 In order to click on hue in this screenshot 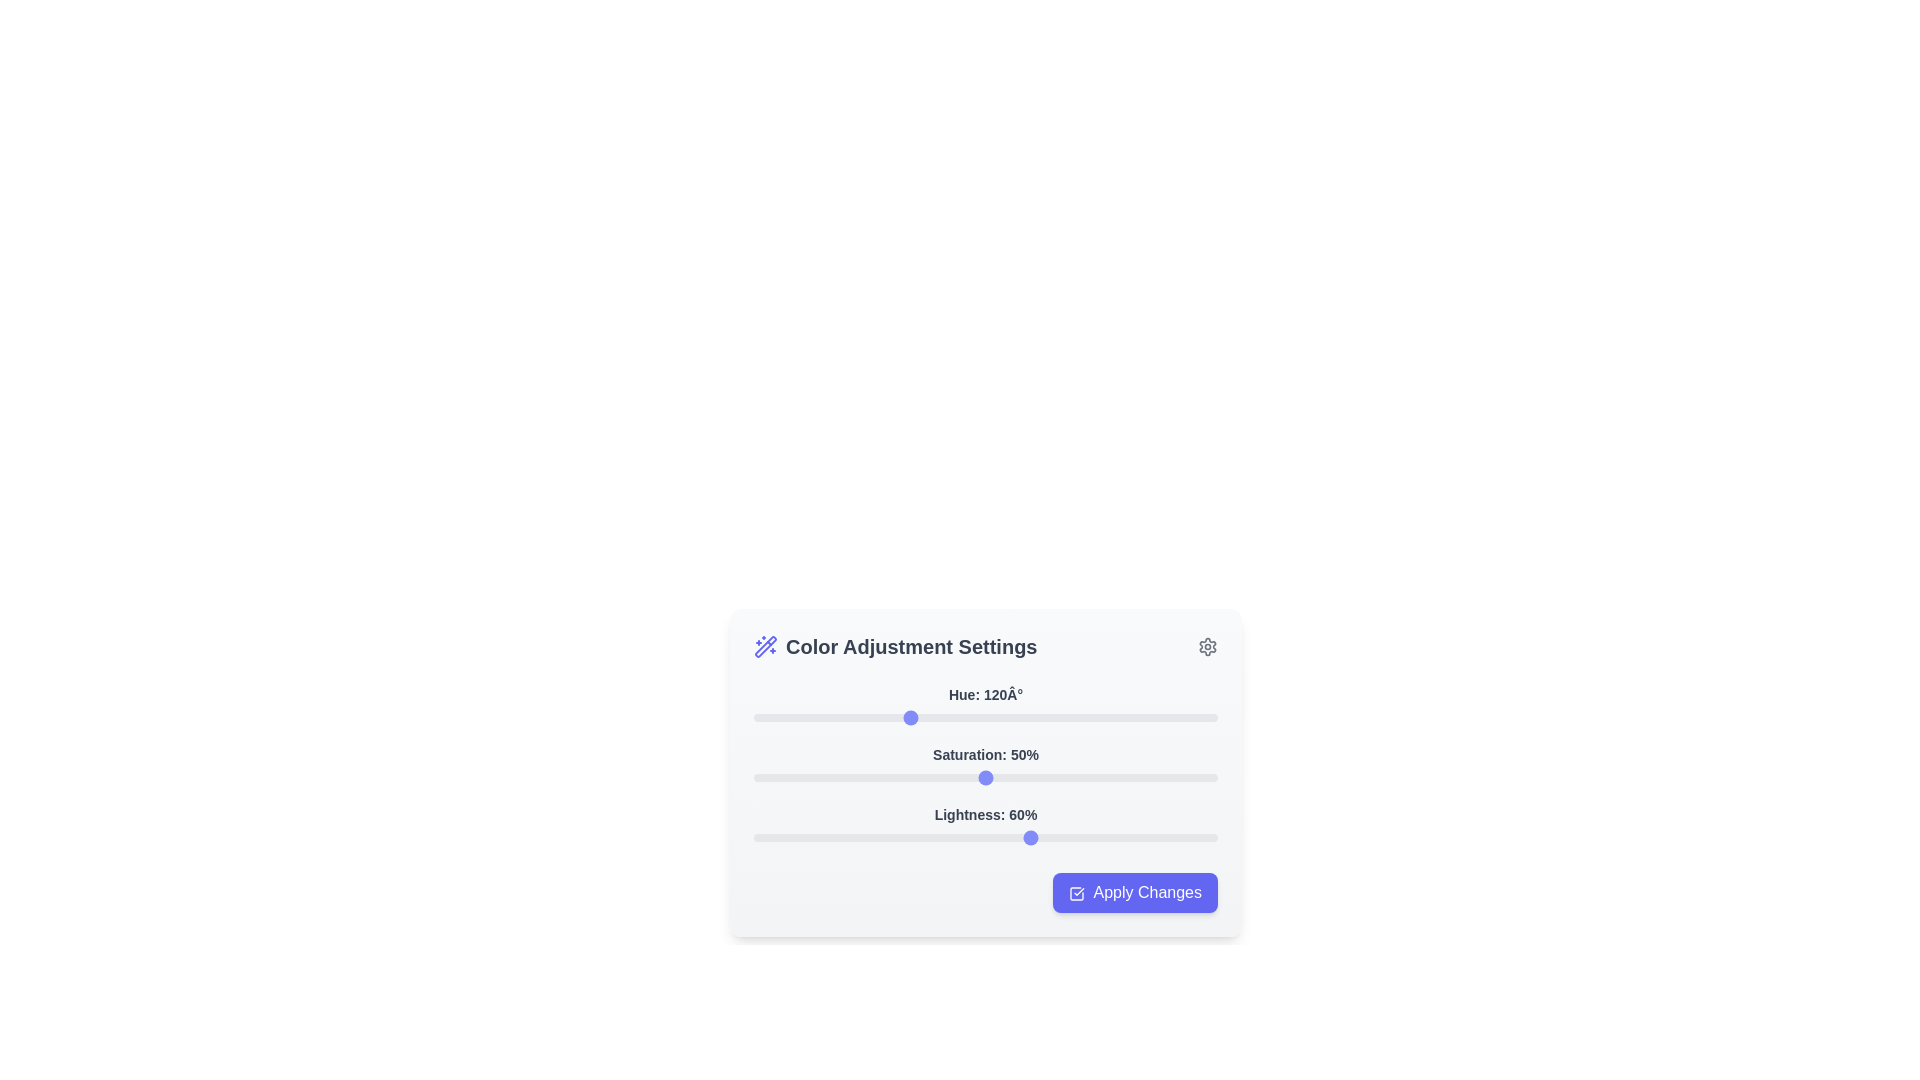, I will do `click(947, 716)`.